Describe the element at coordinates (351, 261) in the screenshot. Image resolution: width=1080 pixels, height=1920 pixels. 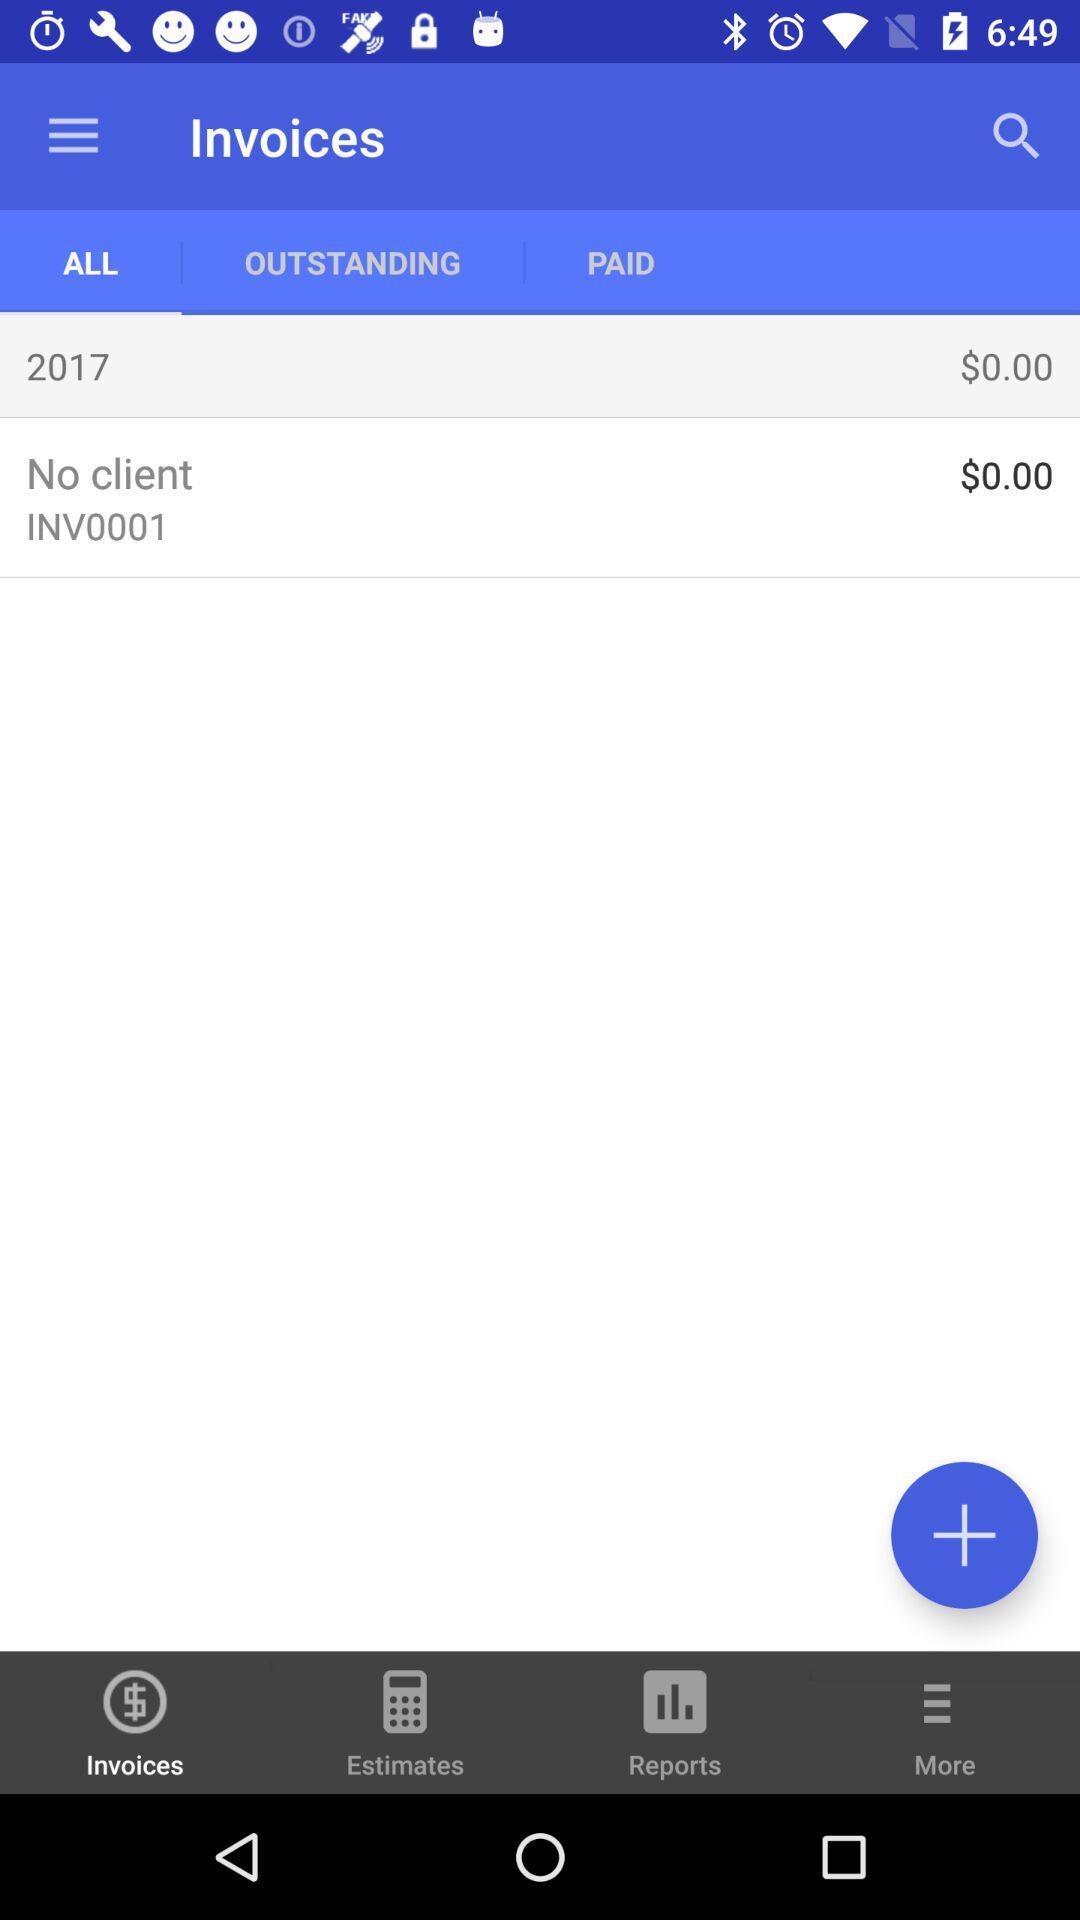
I see `outstanding item` at that location.